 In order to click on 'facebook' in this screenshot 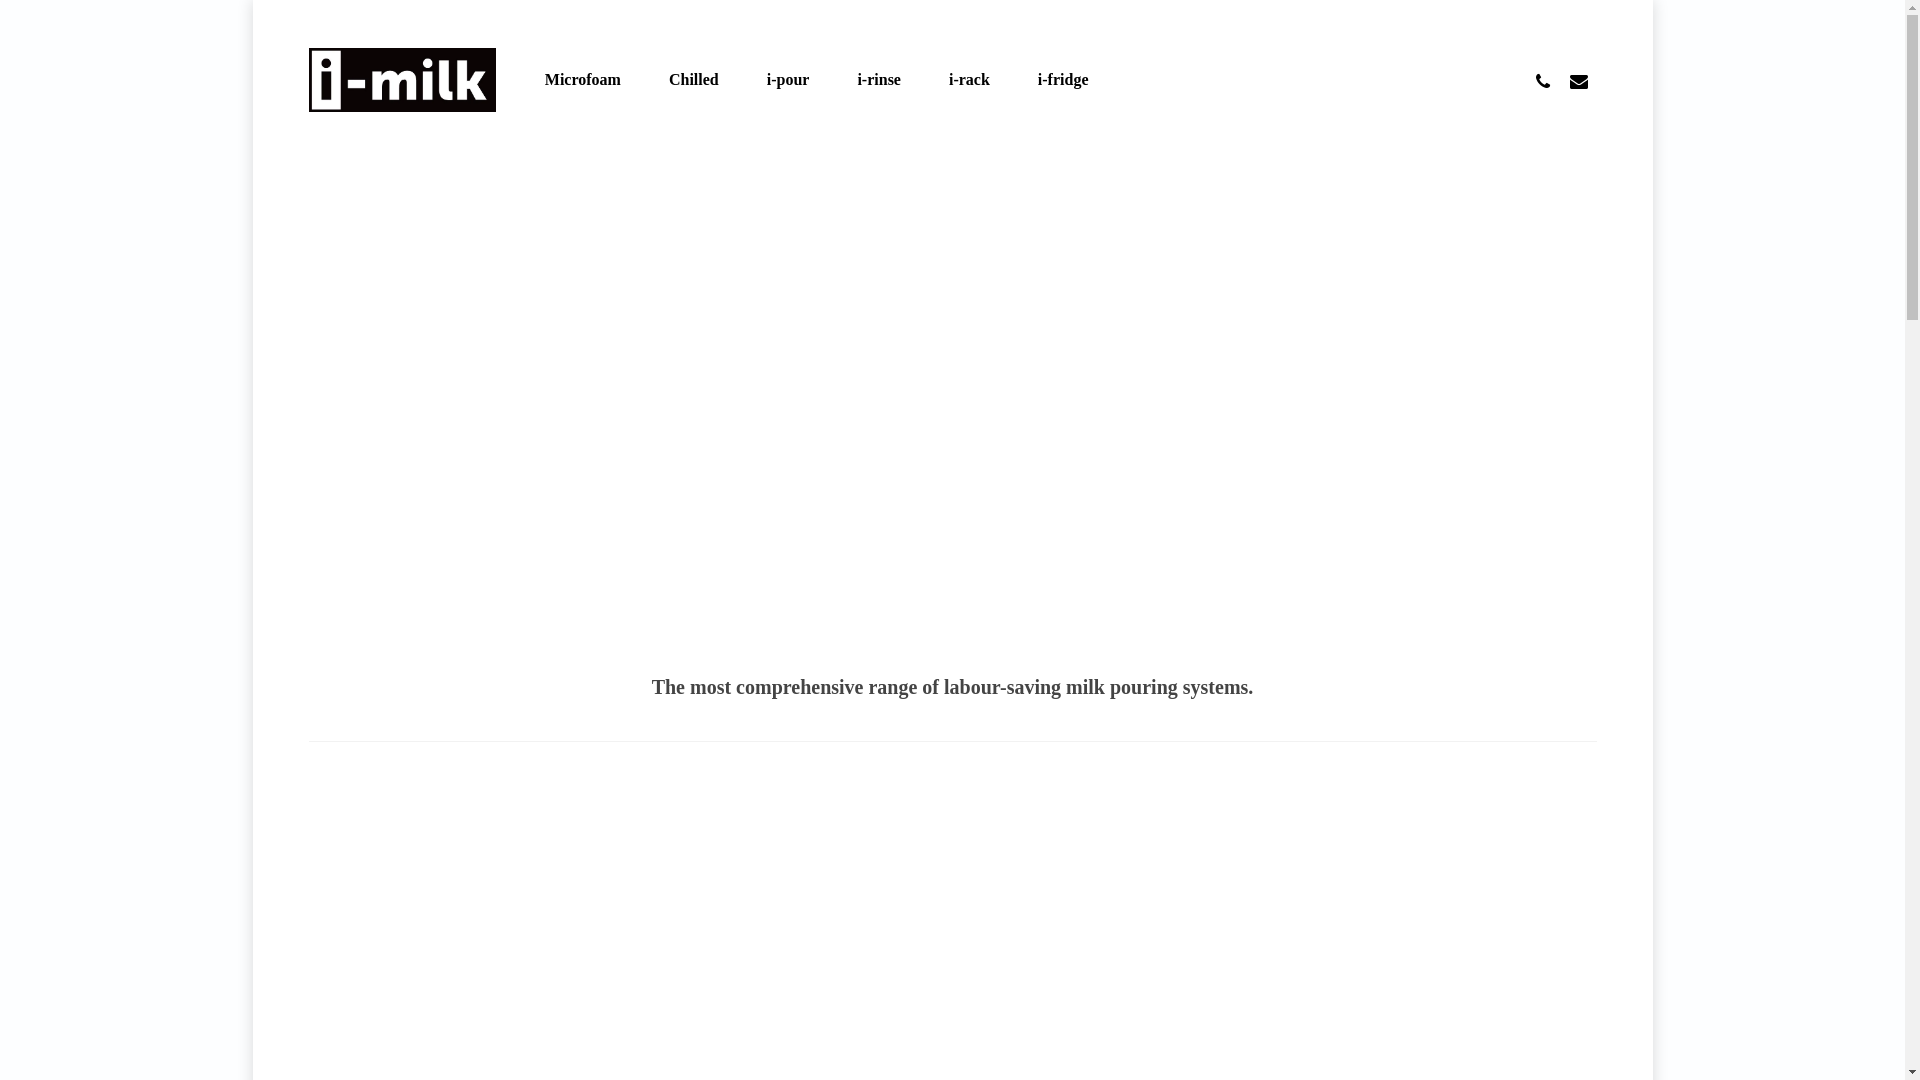, I will do `click(1507, 1044)`.